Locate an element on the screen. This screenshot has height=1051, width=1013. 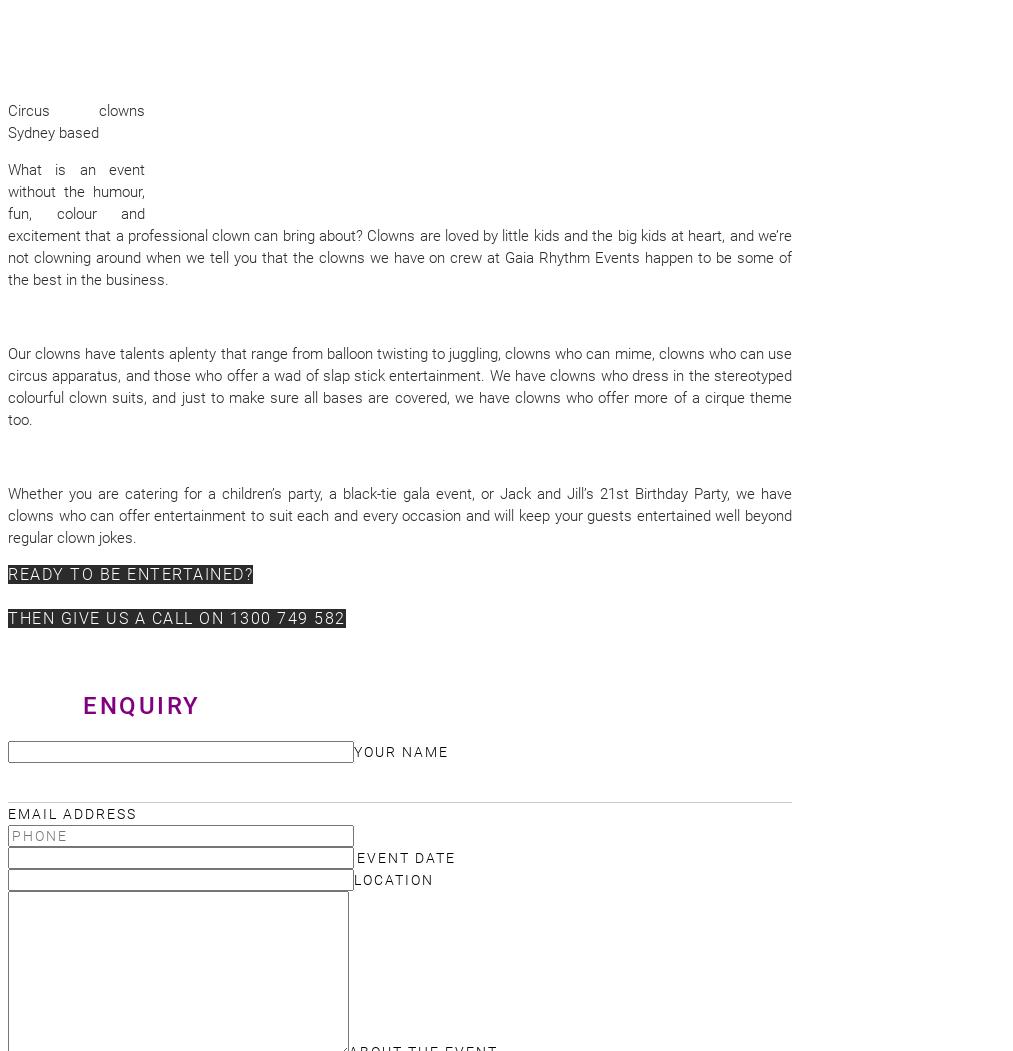
'Email Address' is located at coordinates (71, 813).